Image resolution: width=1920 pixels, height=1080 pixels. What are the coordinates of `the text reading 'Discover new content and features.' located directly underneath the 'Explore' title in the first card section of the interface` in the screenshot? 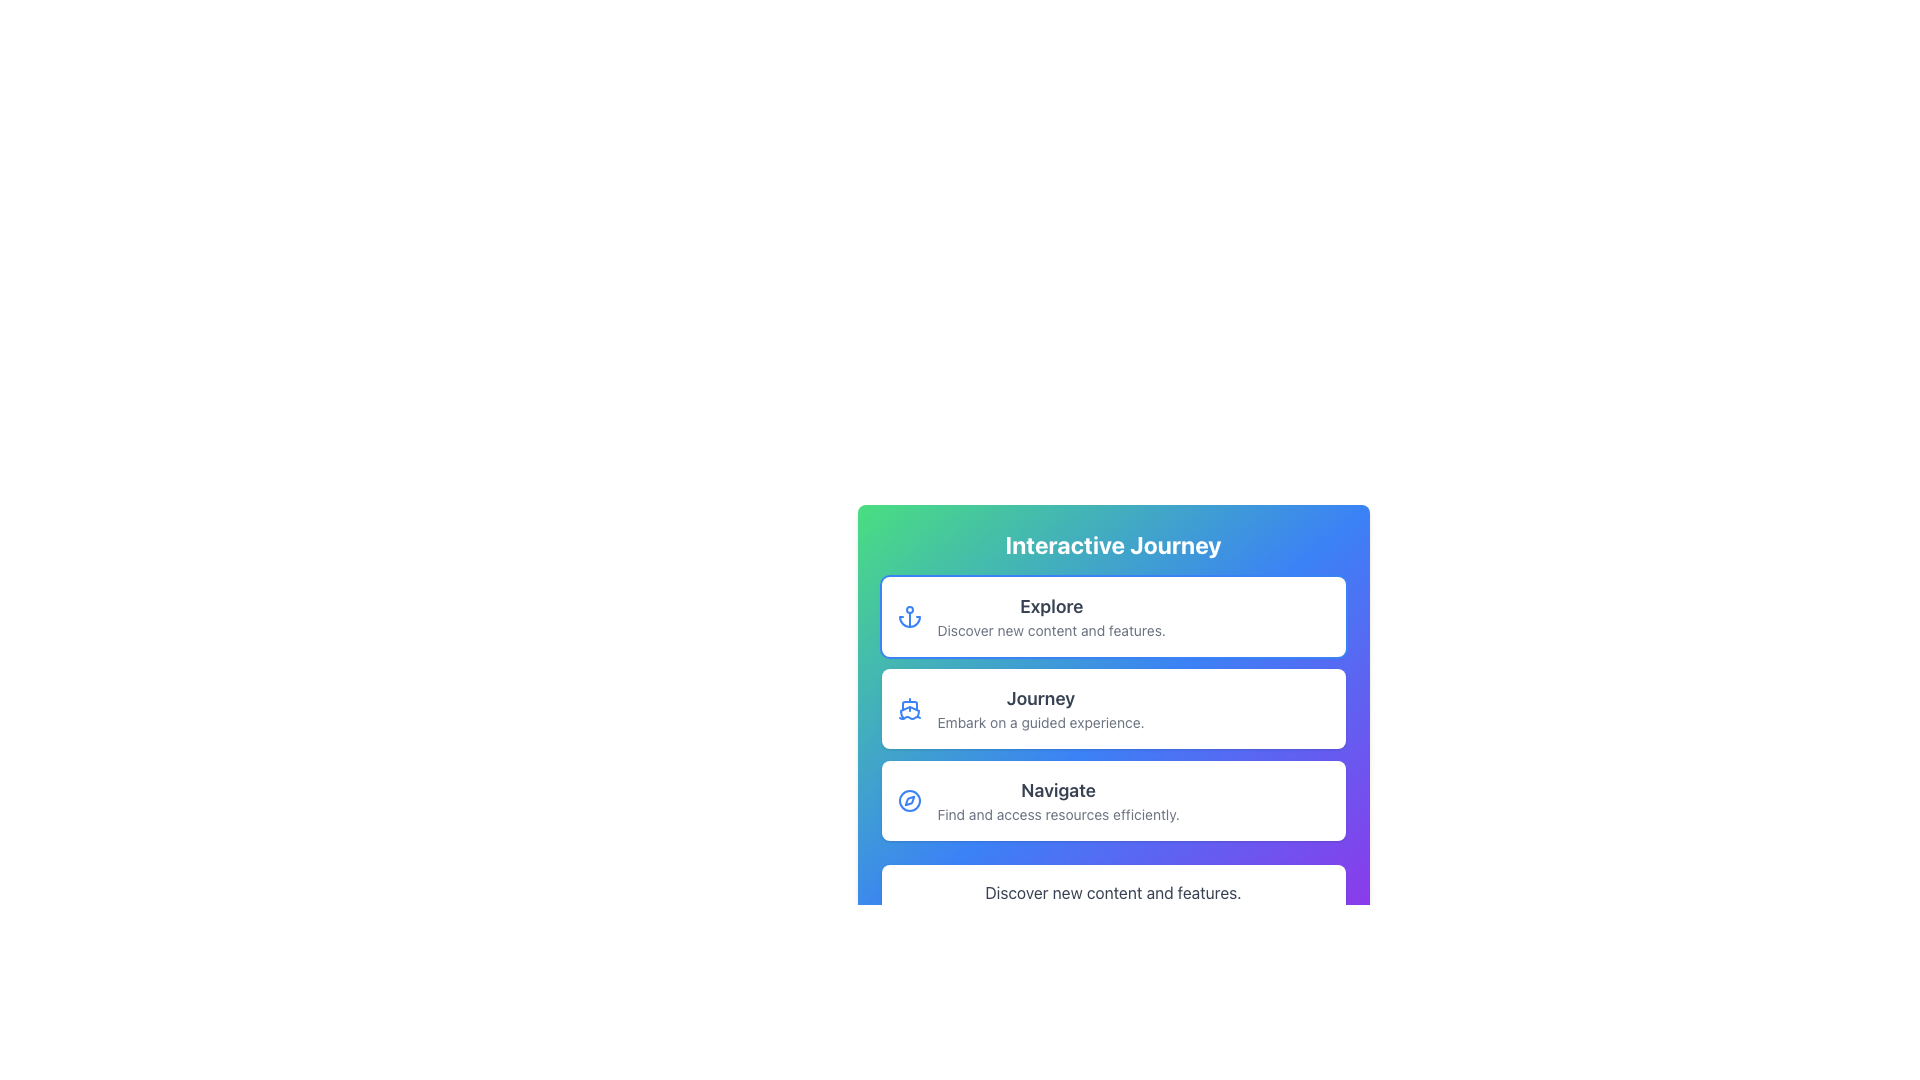 It's located at (1050, 631).